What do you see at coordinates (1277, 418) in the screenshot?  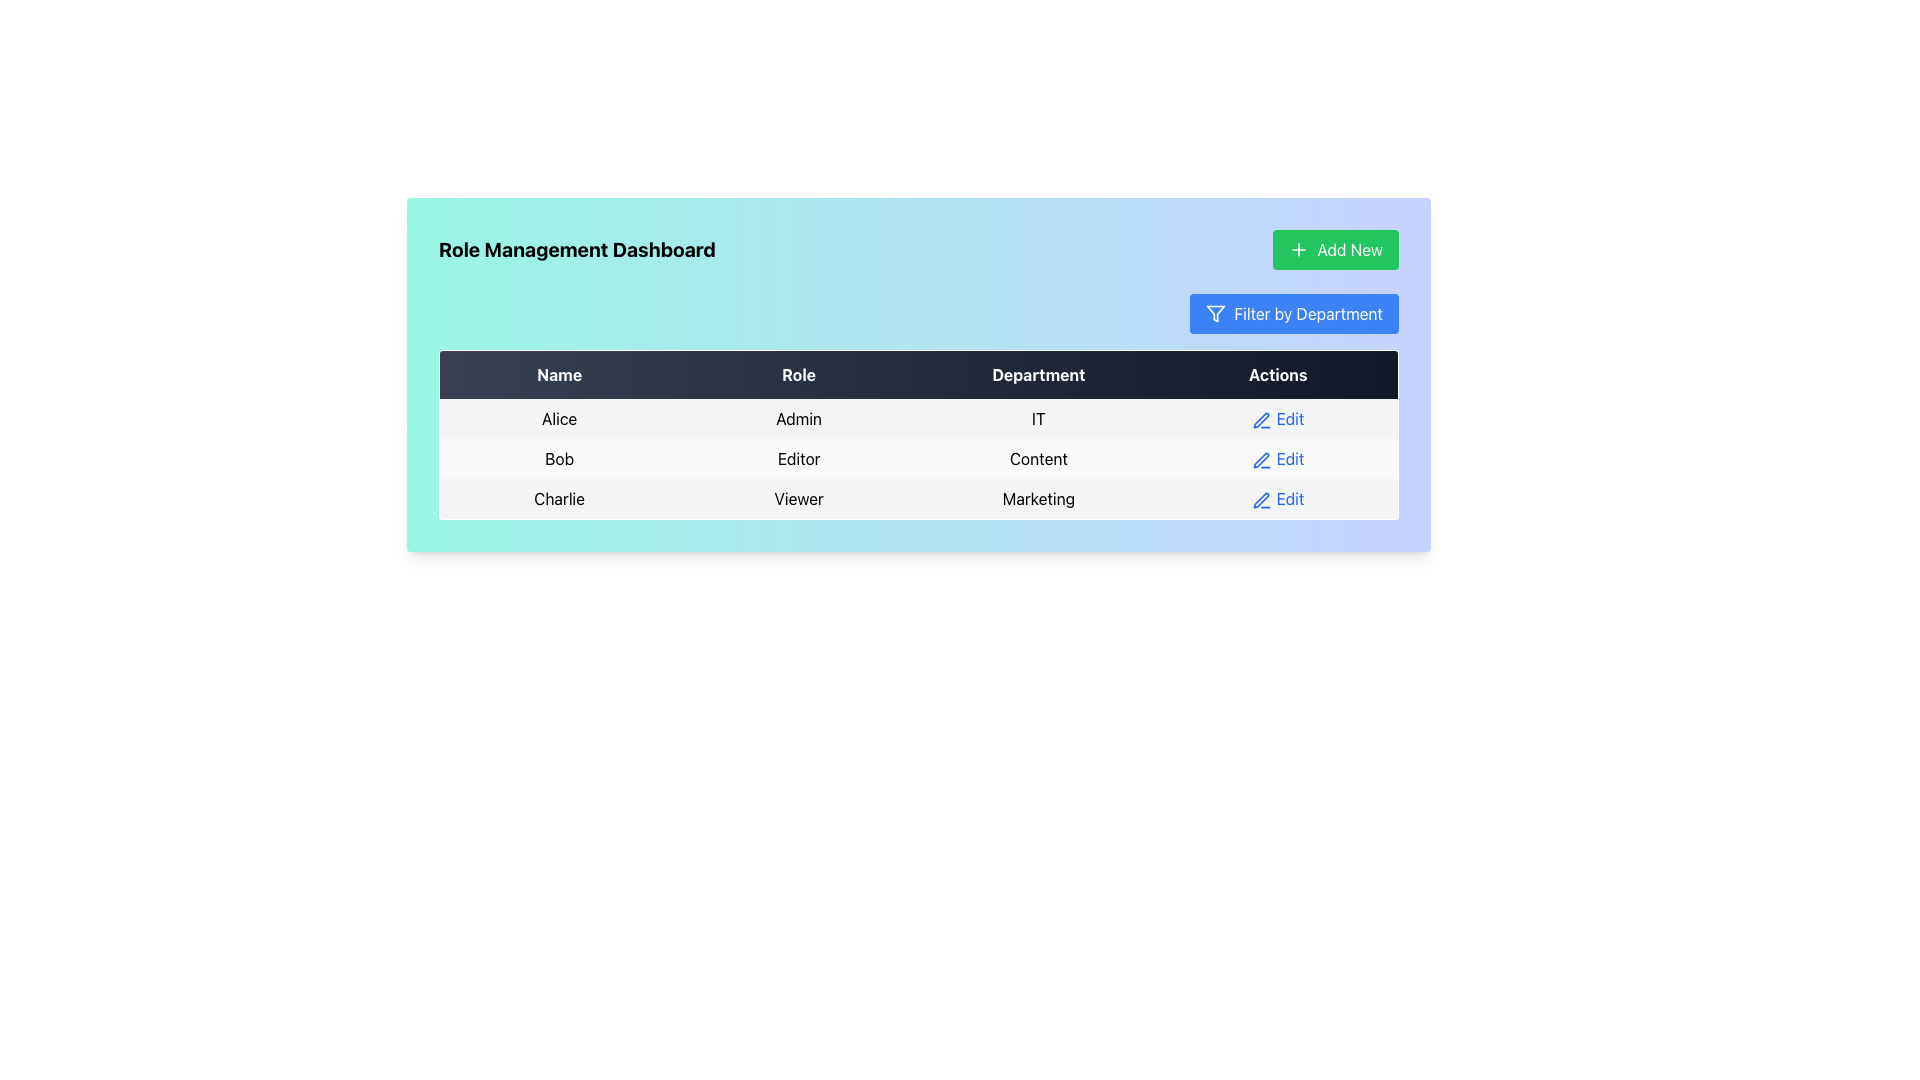 I see `the clickable link with an icon and text in the 'Actions' column of the second row, adjacent to the 'IT' department` at bounding box center [1277, 418].